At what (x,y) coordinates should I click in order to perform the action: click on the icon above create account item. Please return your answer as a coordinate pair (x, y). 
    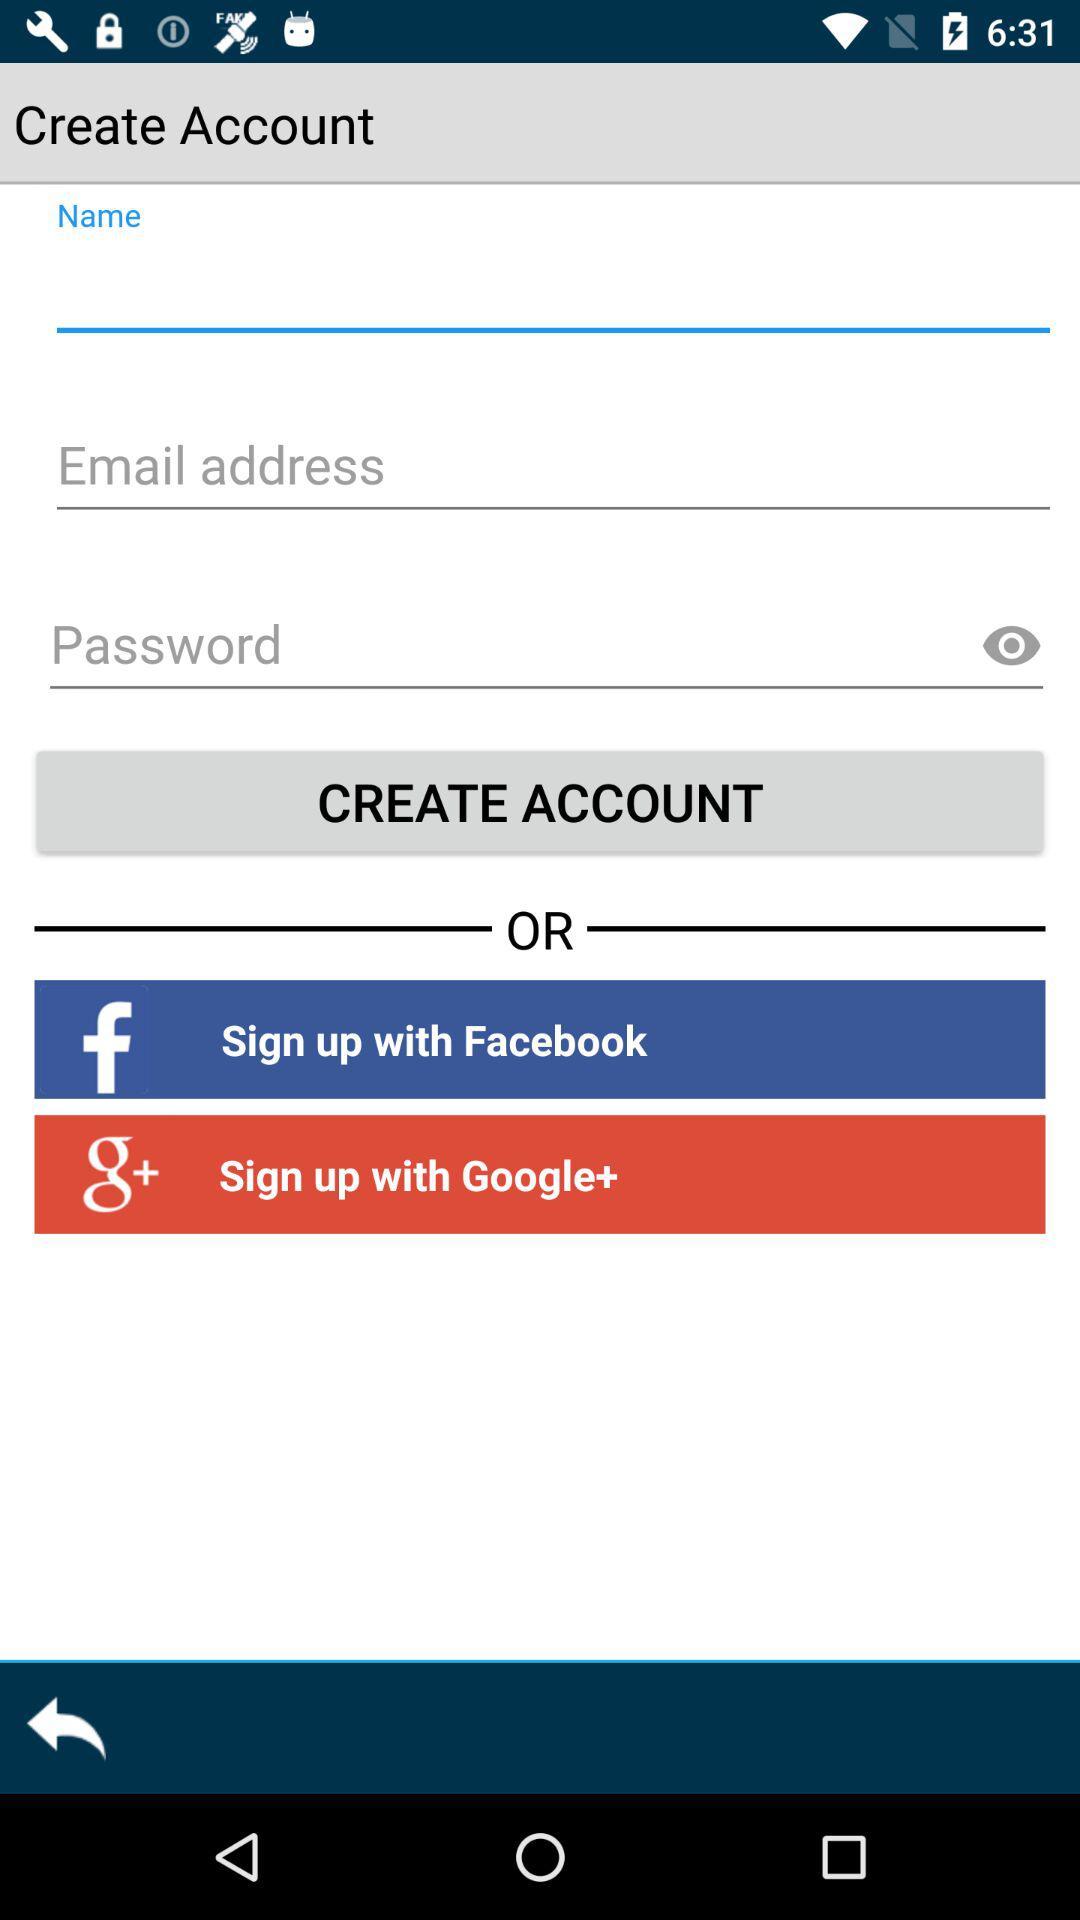
    Looking at the image, I should click on (546, 647).